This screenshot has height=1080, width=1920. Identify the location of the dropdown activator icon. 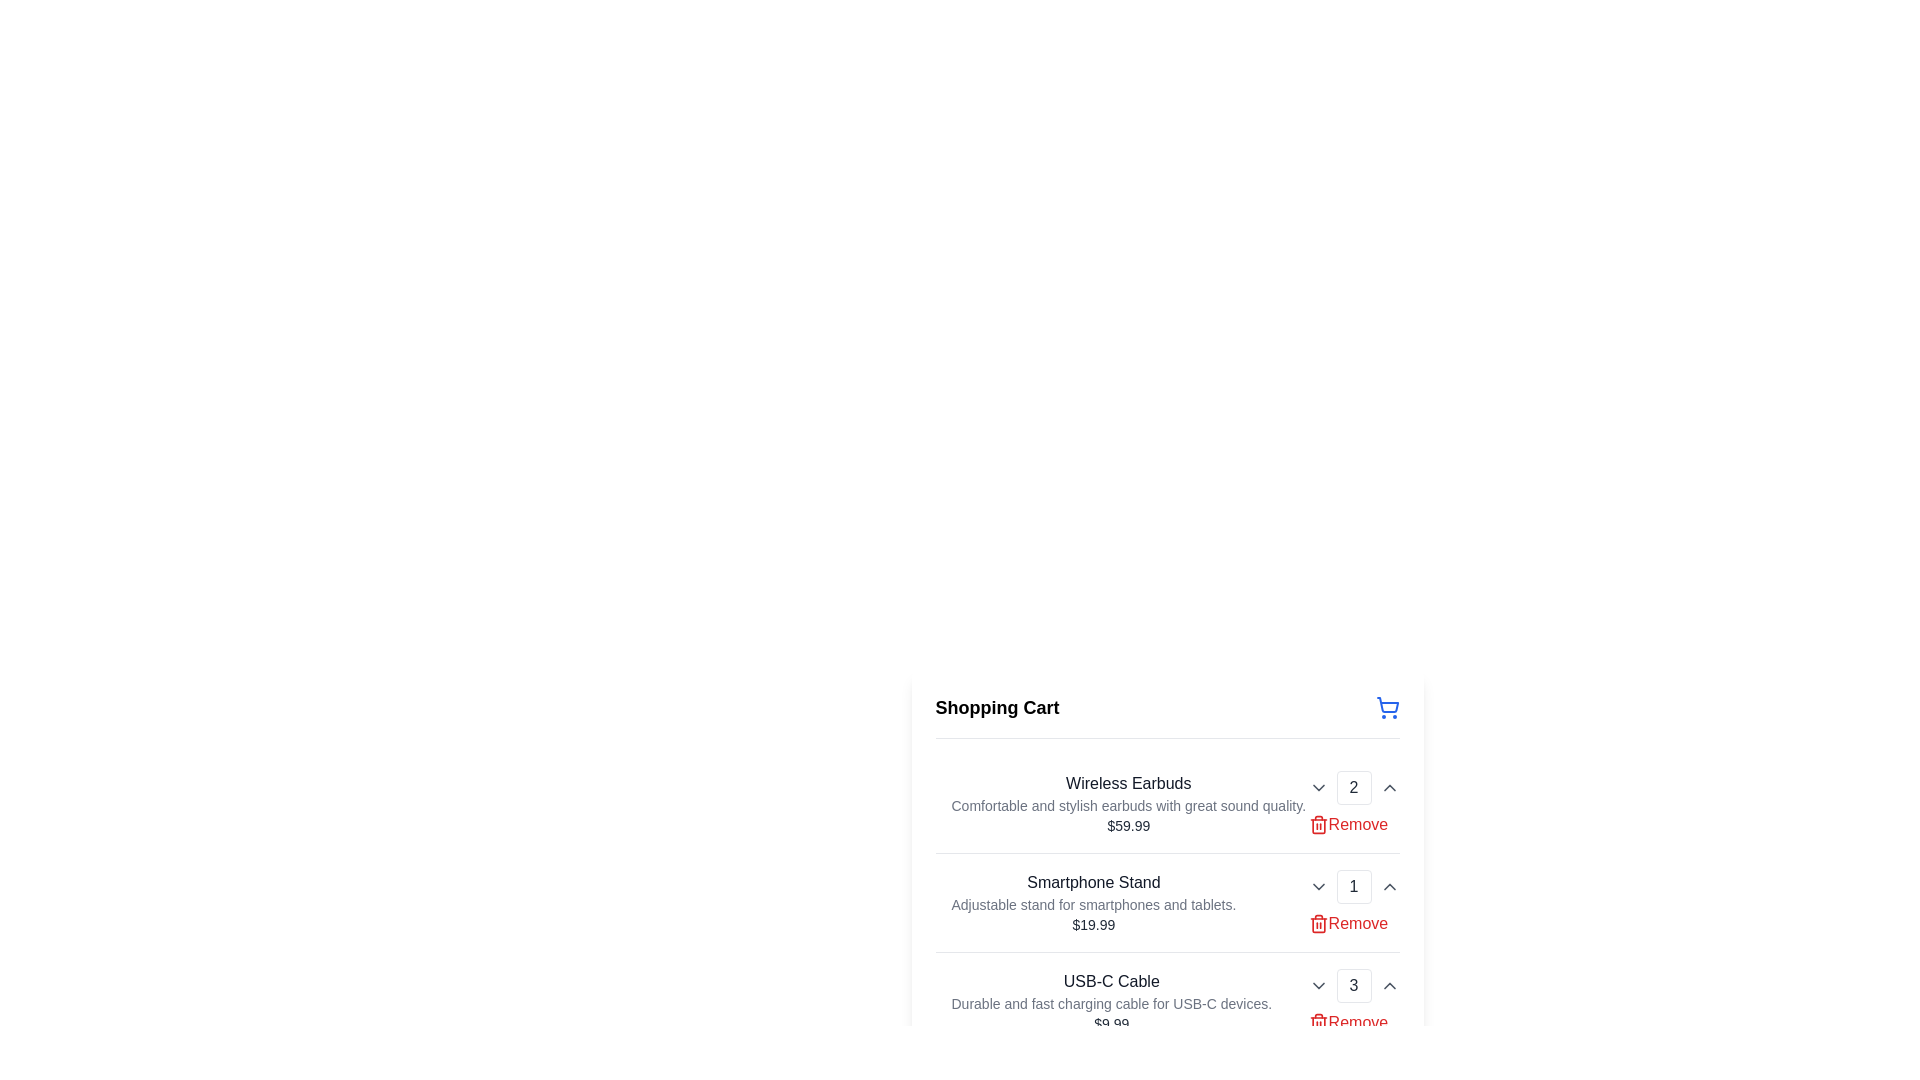
(1318, 886).